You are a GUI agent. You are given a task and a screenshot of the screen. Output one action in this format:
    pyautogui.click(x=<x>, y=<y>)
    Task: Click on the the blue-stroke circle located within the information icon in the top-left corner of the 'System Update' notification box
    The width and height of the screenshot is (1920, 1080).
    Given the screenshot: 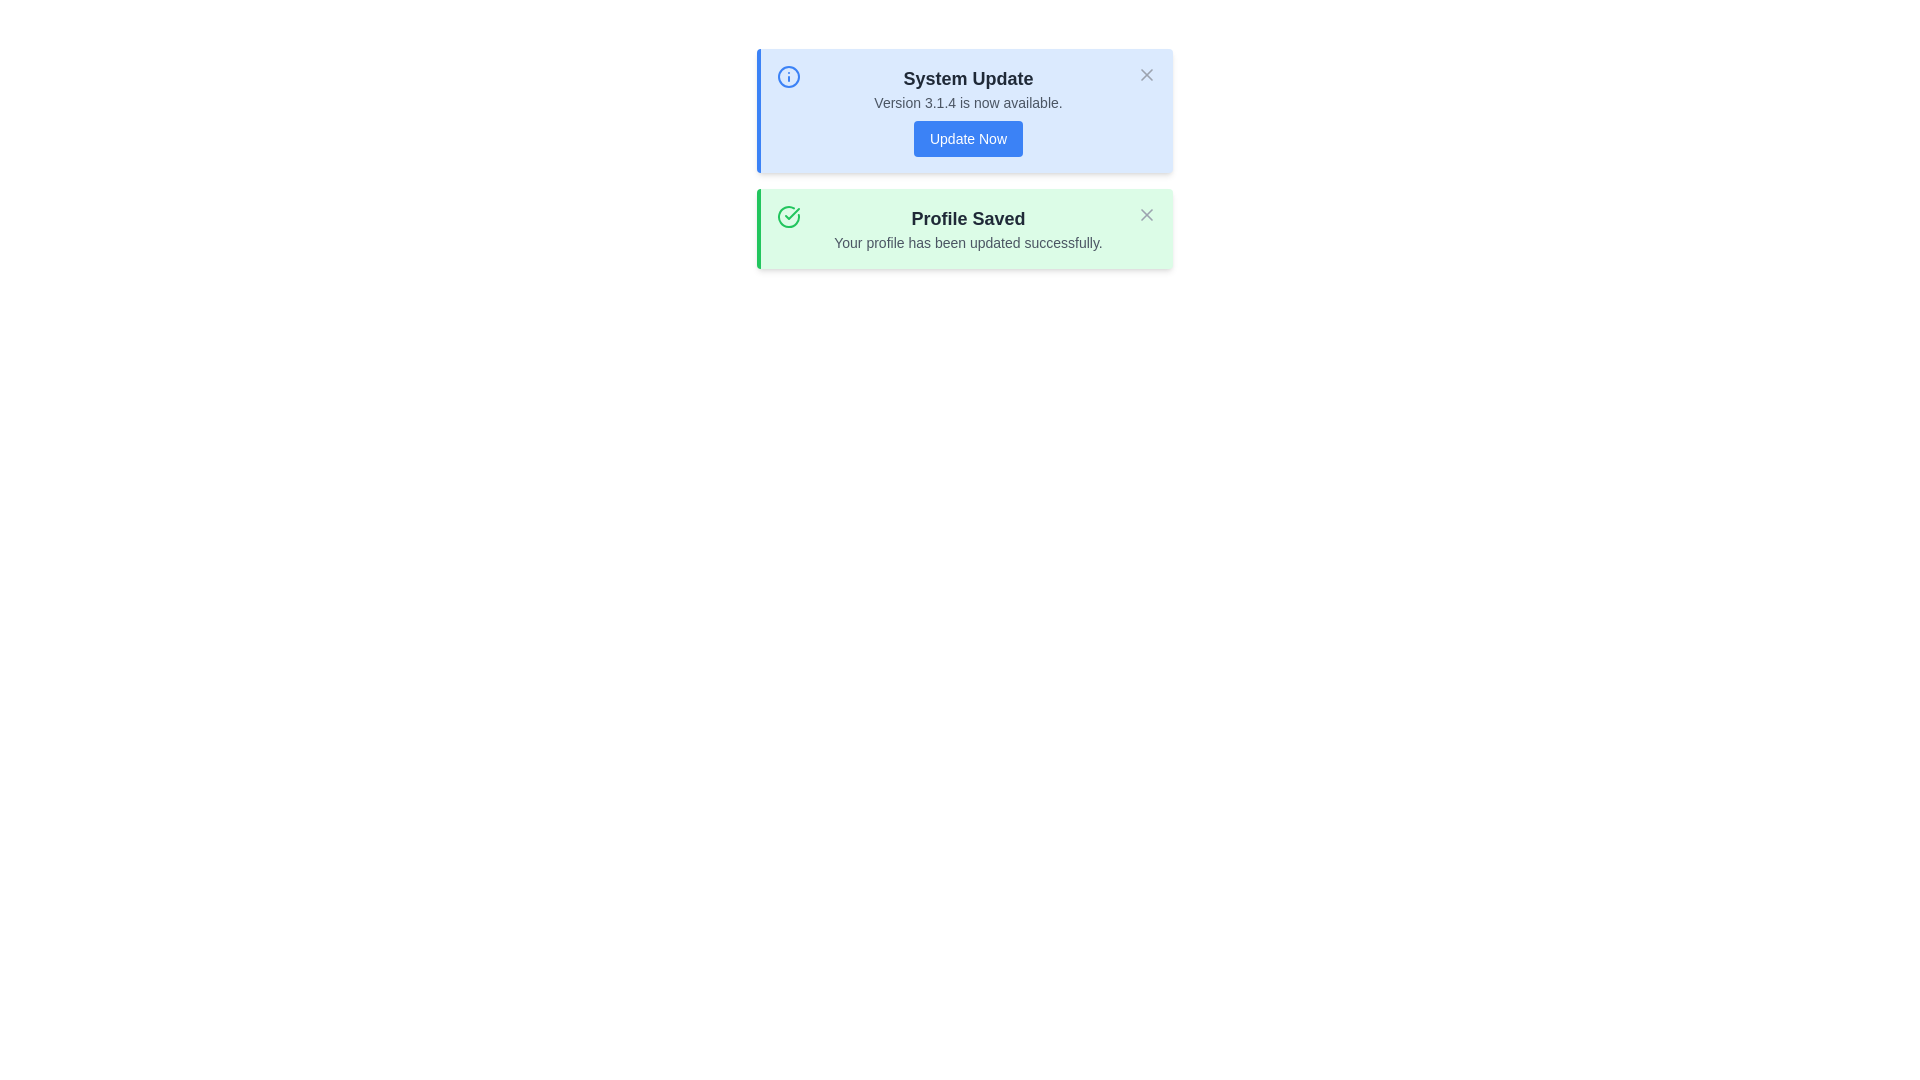 What is the action you would take?
    pyautogui.click(x=787, y=76)
    